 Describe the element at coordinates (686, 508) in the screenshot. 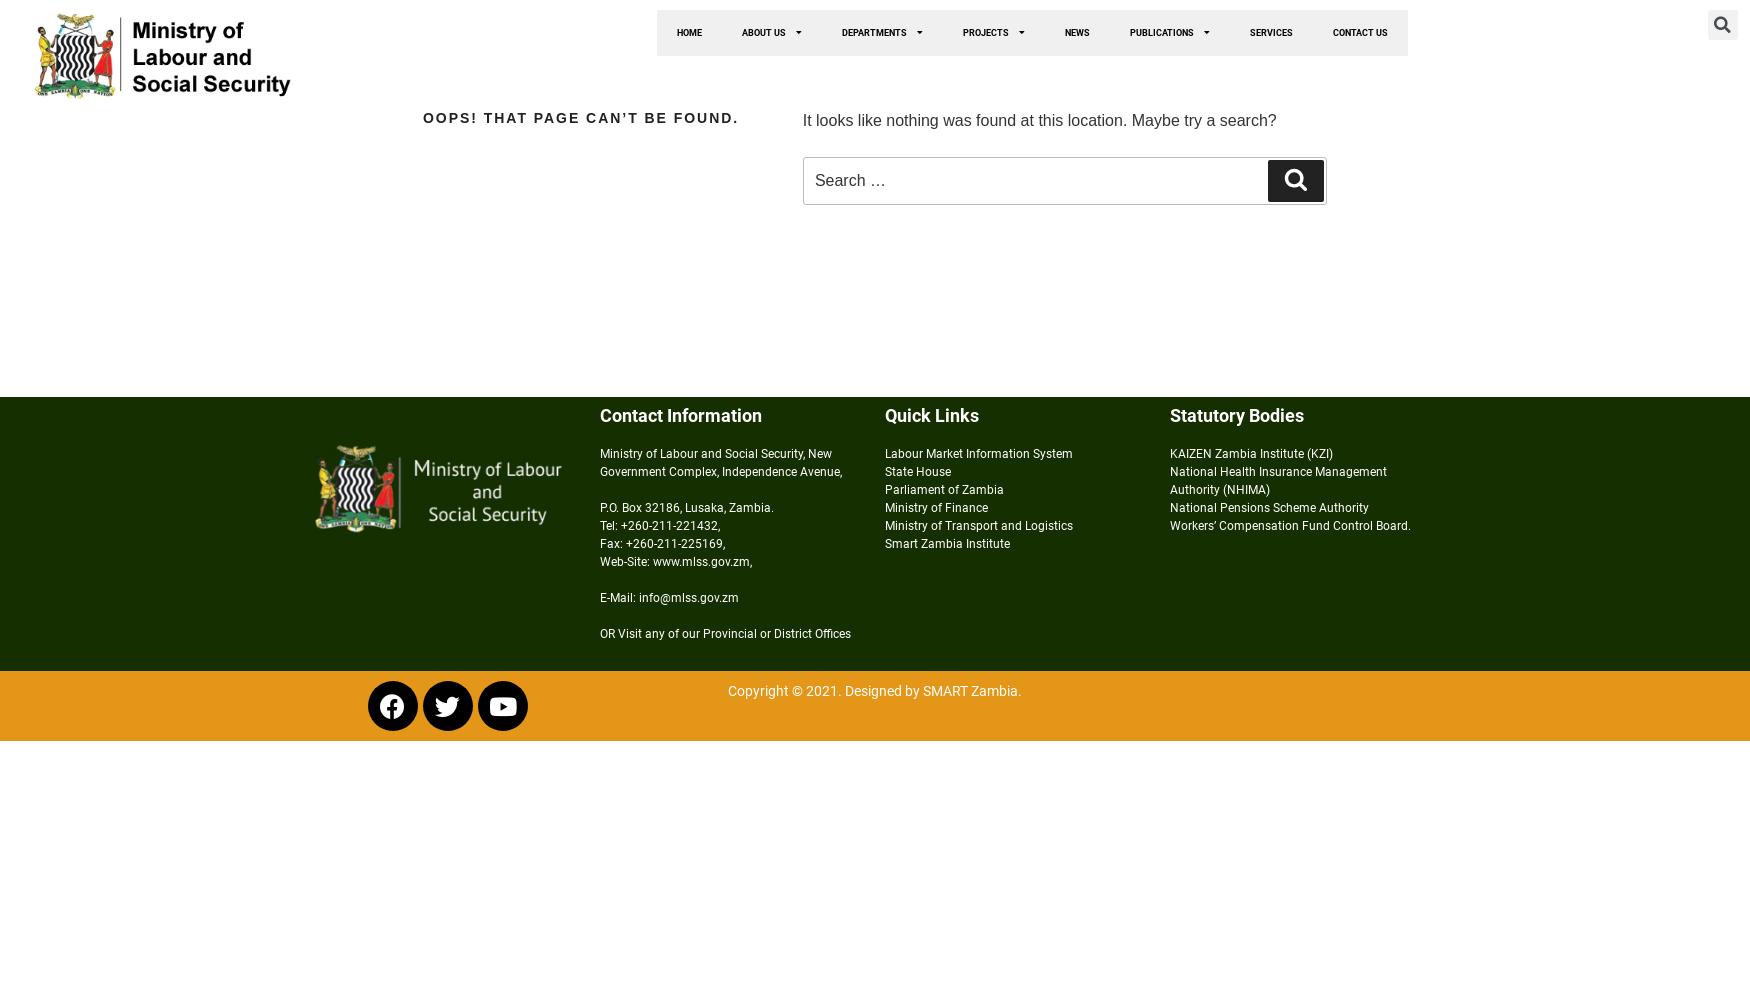

I see `'P.O. Box 32186, Lusaka, Zambia.'` at that location.